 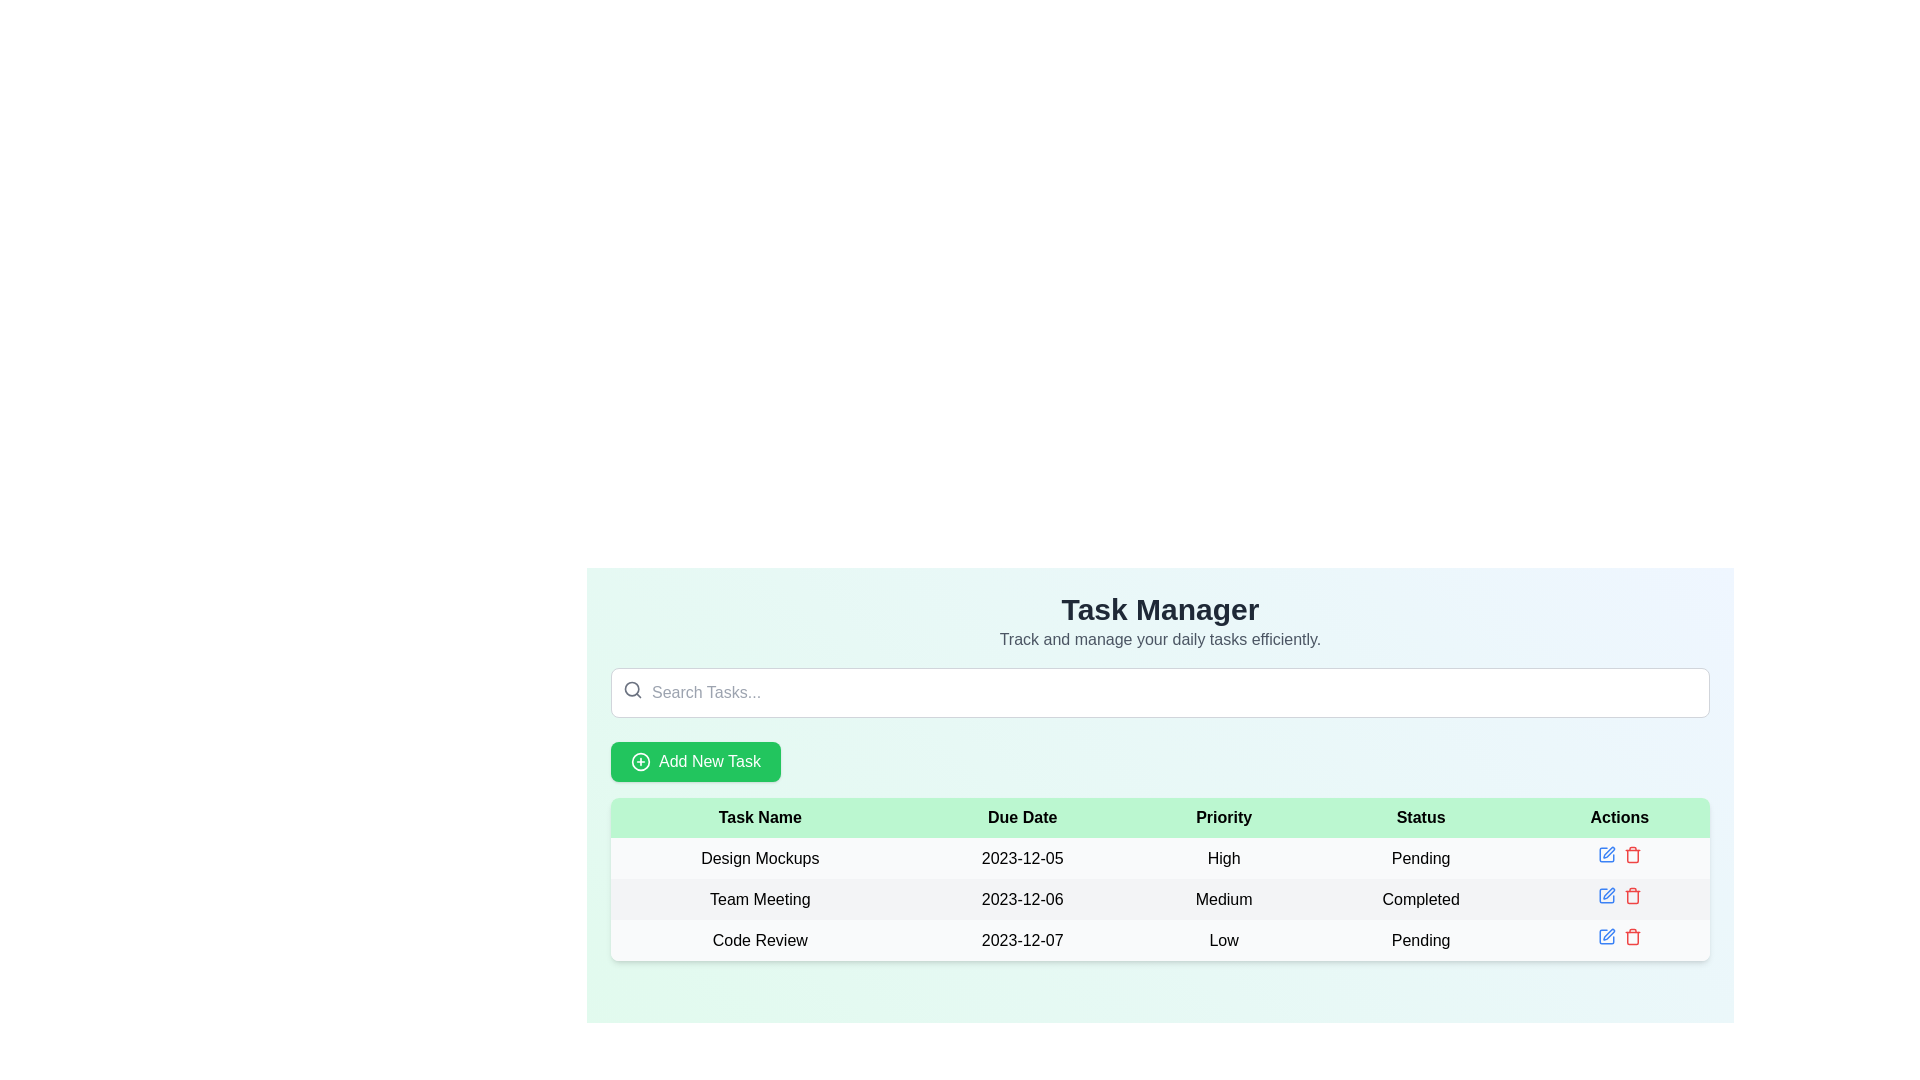 What do you see at coordinates (1632, 937) in the screenshot?
I see `the red trash icon button in the 'Actions' column` at bounding box center [1632, 937].